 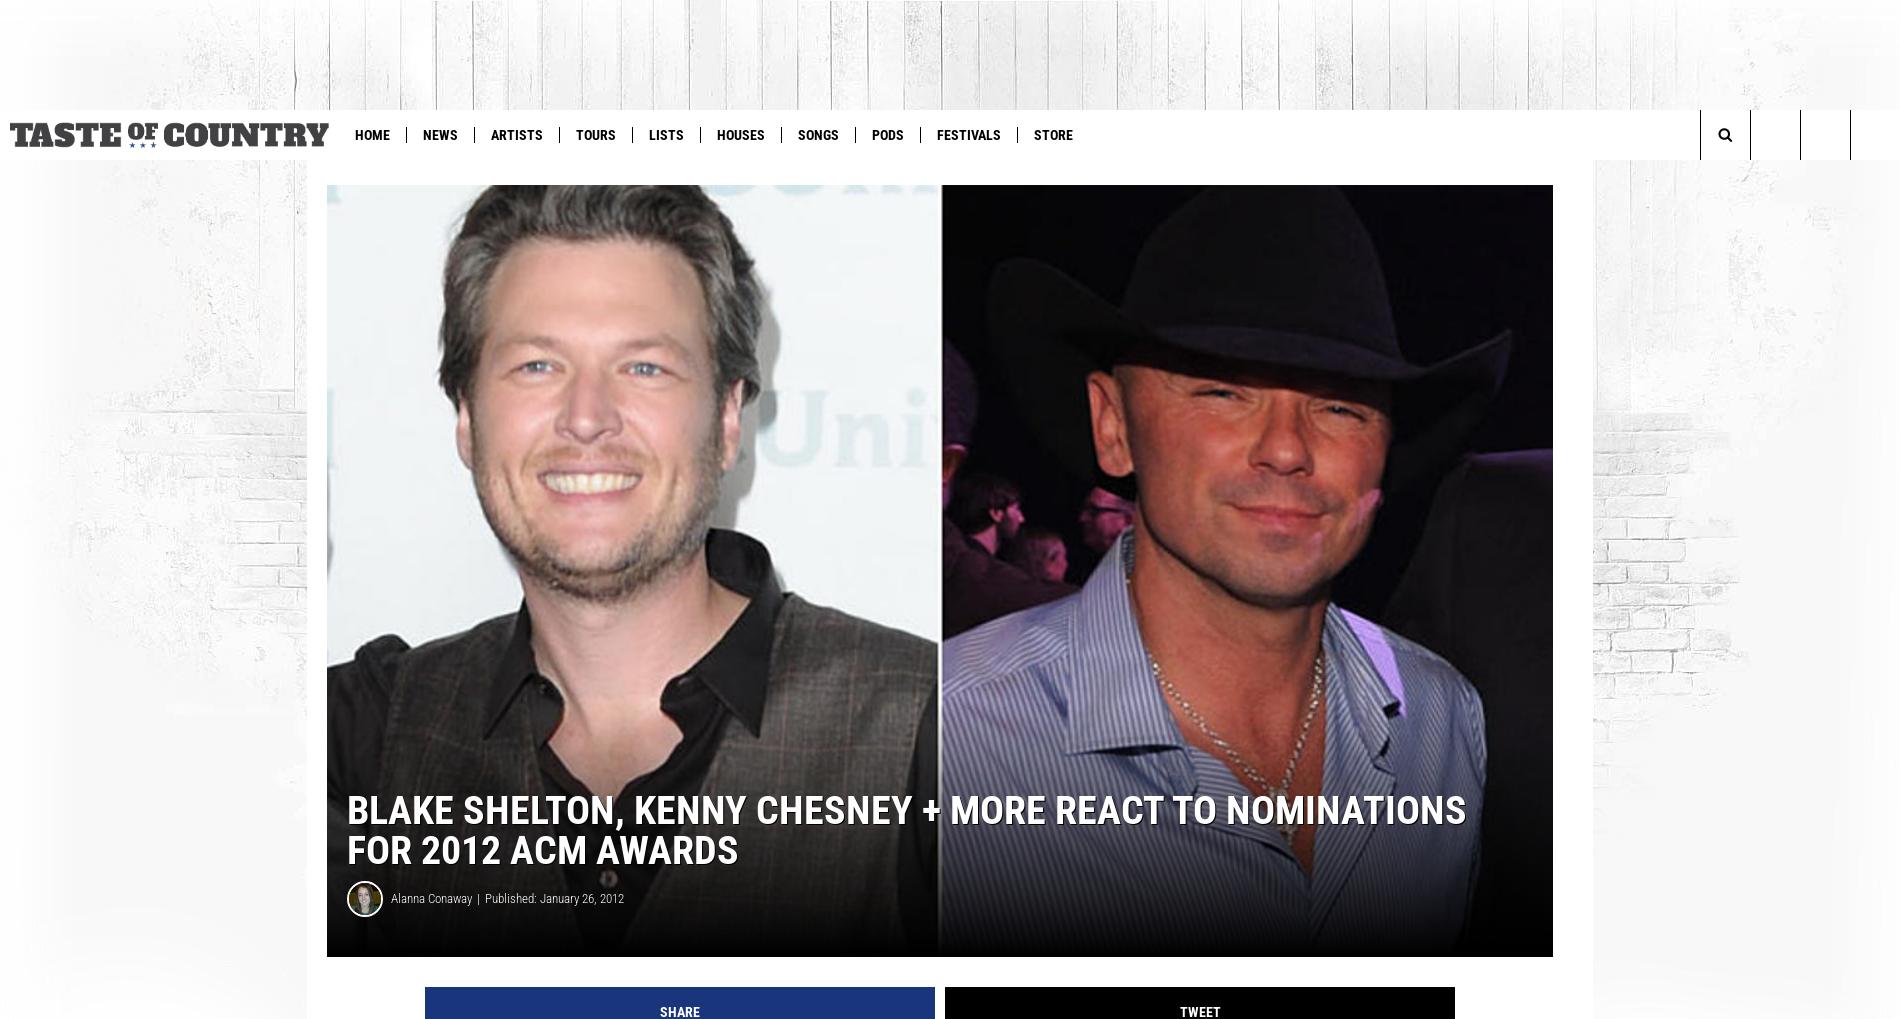 I want to click on 'WIN: See Morgan Wallen in Vegas', so click(x=611, y=175).